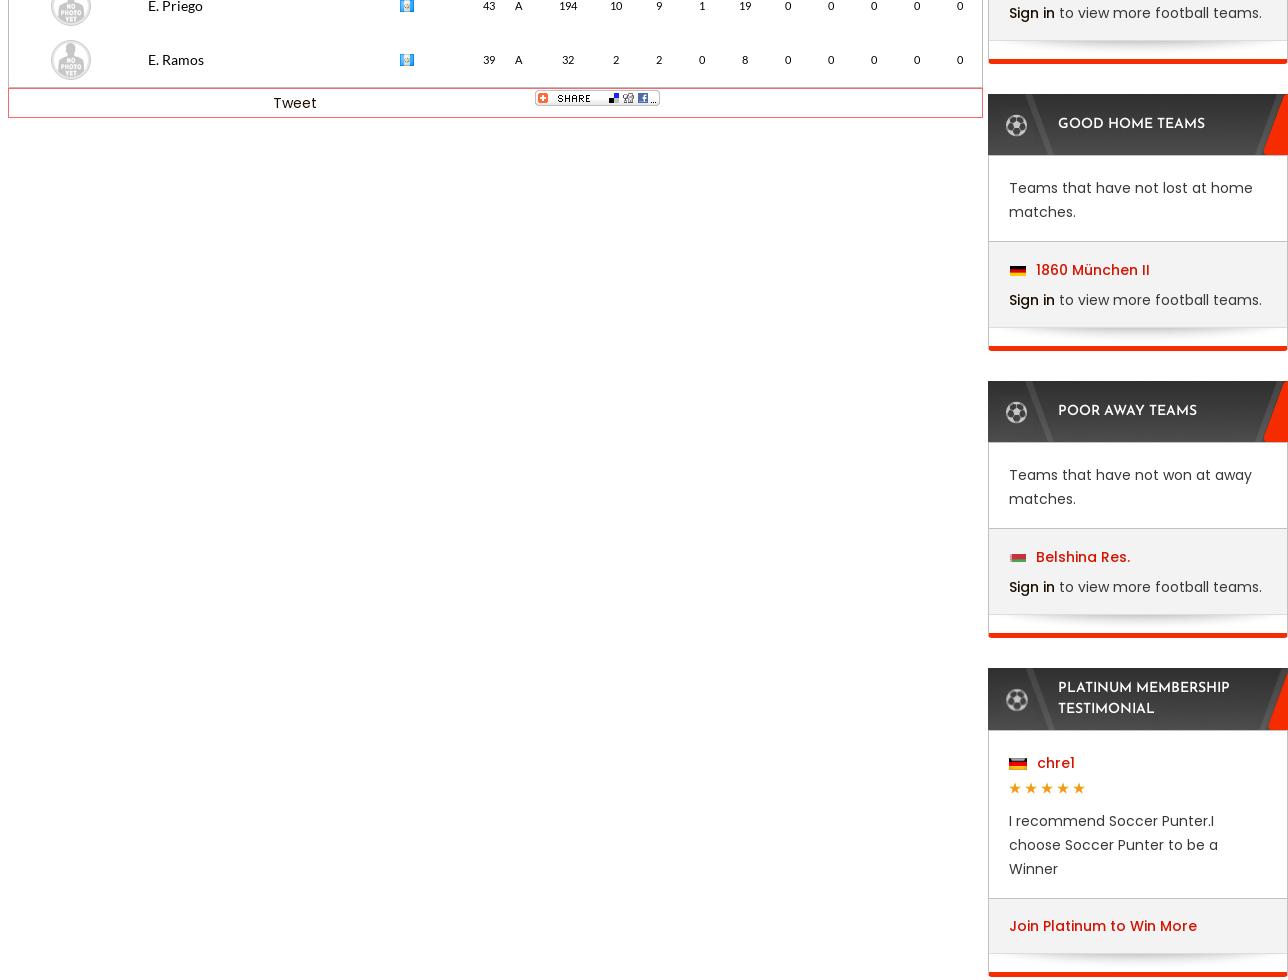  Describe the element at coordinates (294, 102) in the screenshot. I see `'Tweet'` at that location.